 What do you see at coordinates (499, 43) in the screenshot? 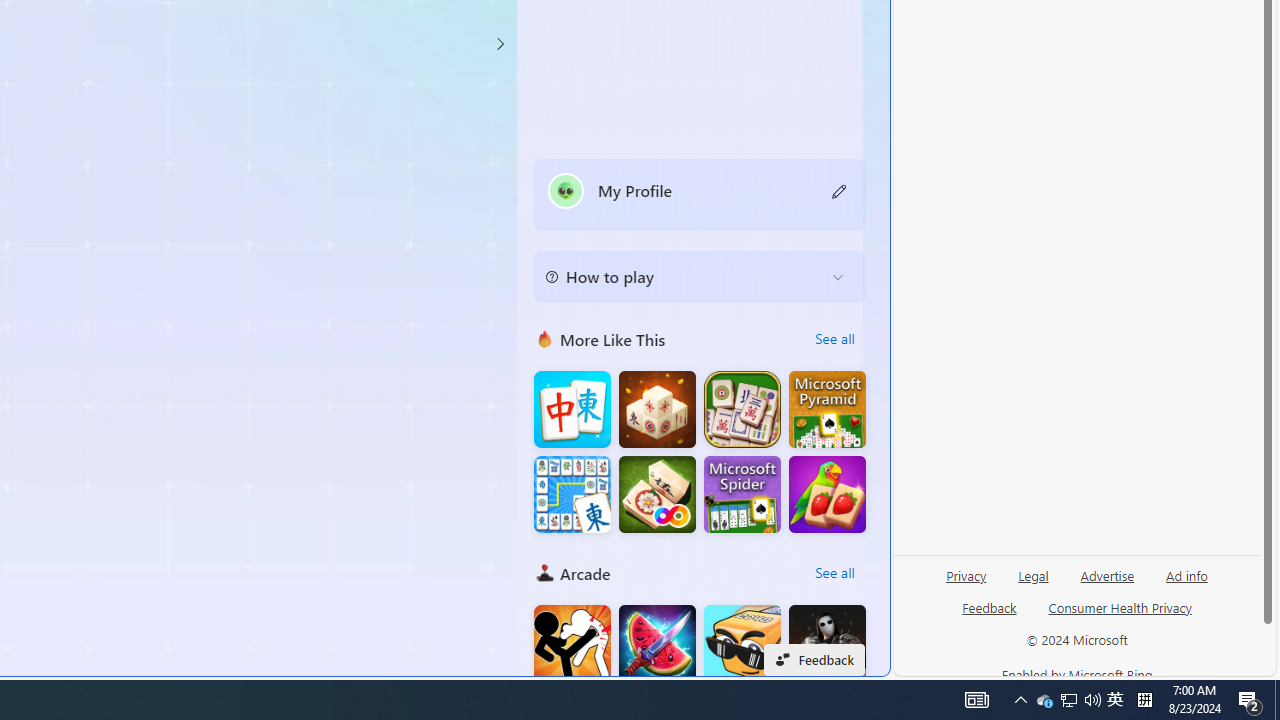
I see `'Class: control'` at bounding box center [499, 43].